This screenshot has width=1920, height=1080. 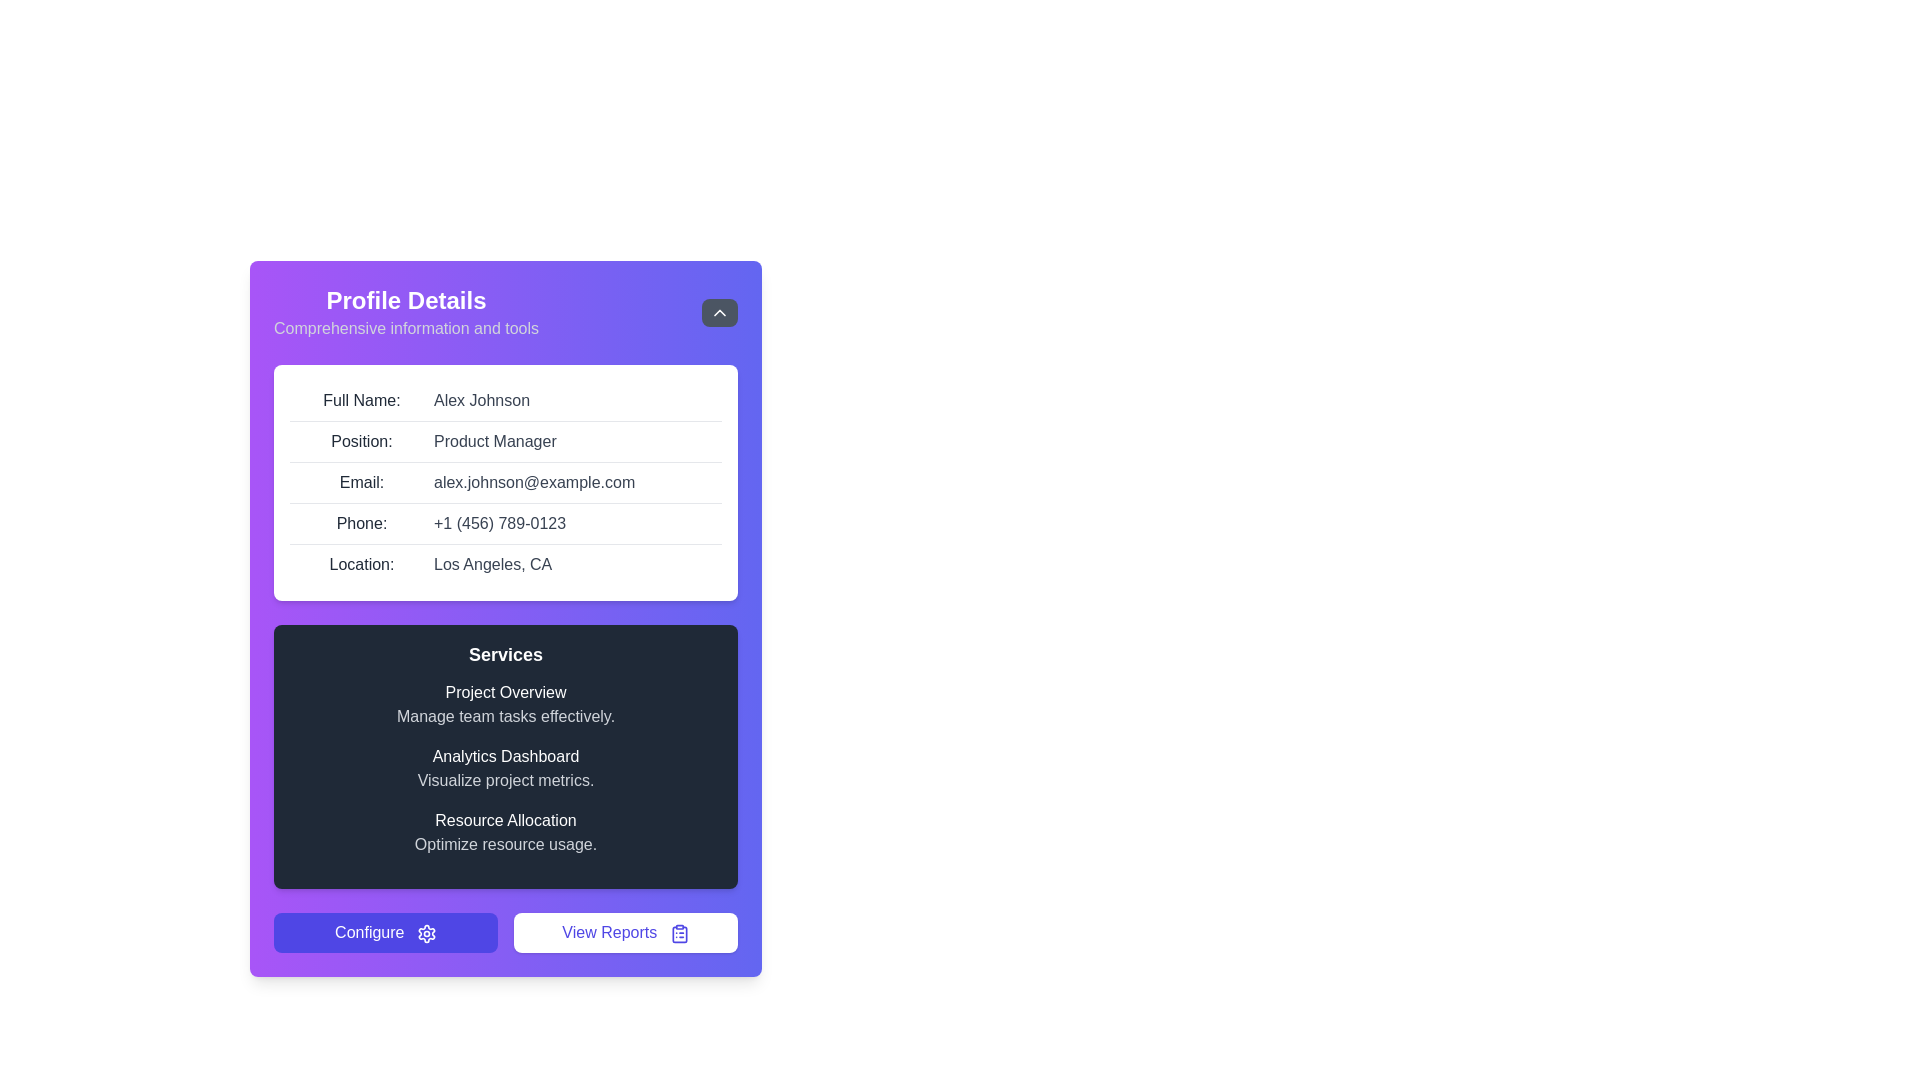 What do you see at coordinates (425, 933) in the screenshot?
I see `the settings/configuration icon within the 'Configure' button to initiate configuration` at bounding box center [425, 933].